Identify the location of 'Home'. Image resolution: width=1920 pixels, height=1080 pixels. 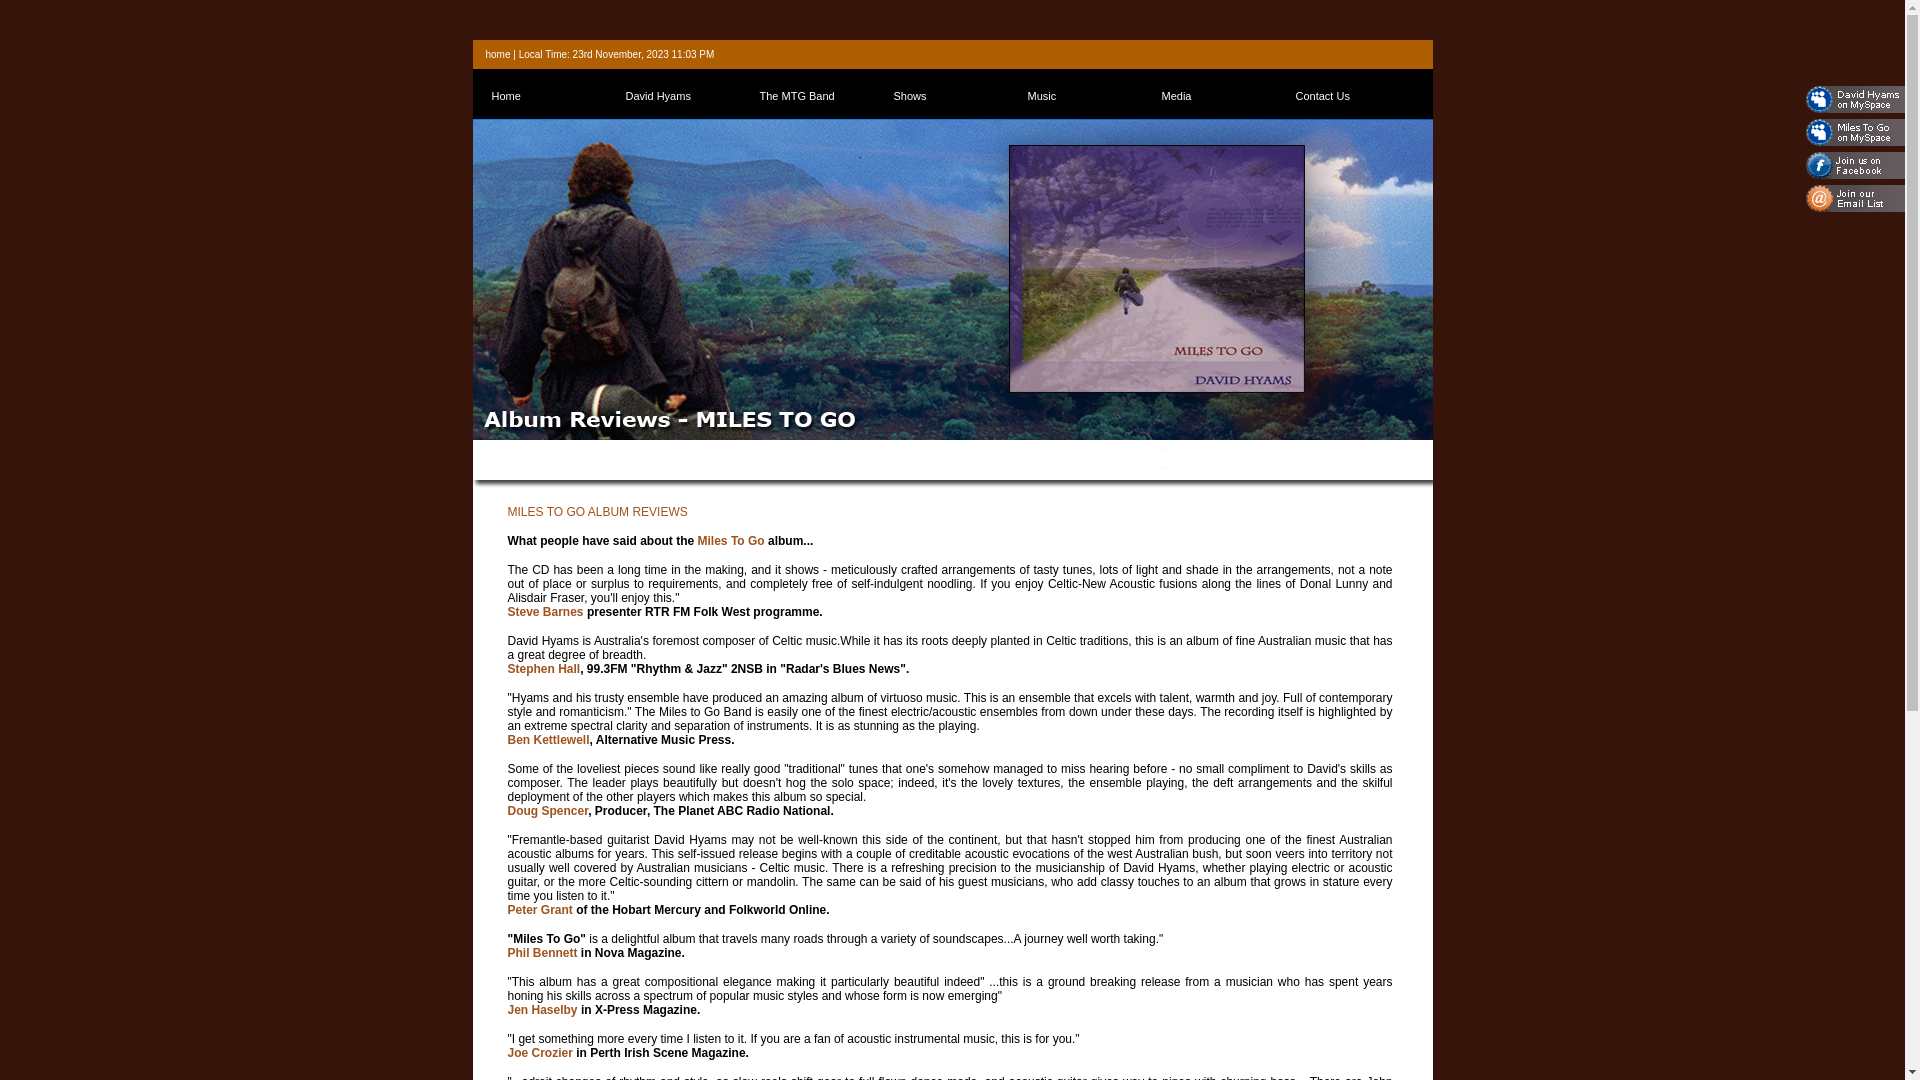
(552, 96).